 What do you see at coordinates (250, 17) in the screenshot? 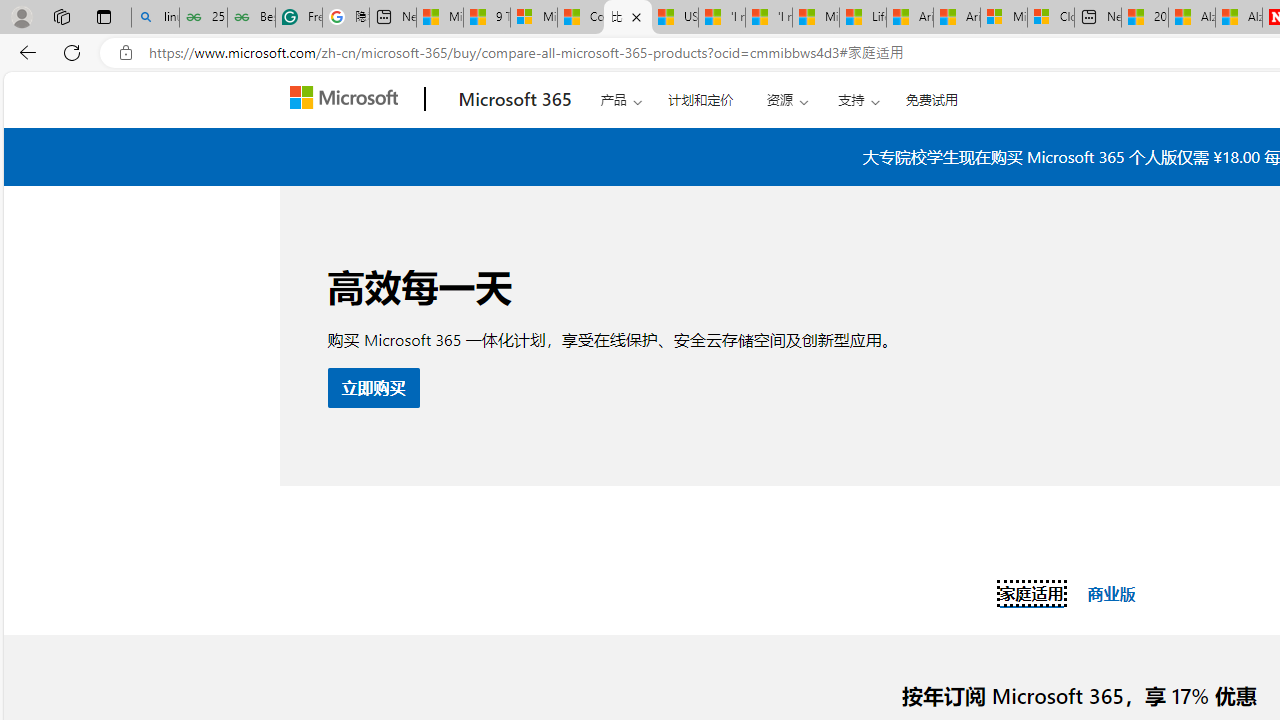
I see `'Best SSL Certificates Provider in India - GeeksforGeeks'` at bounding box center [250, 17].